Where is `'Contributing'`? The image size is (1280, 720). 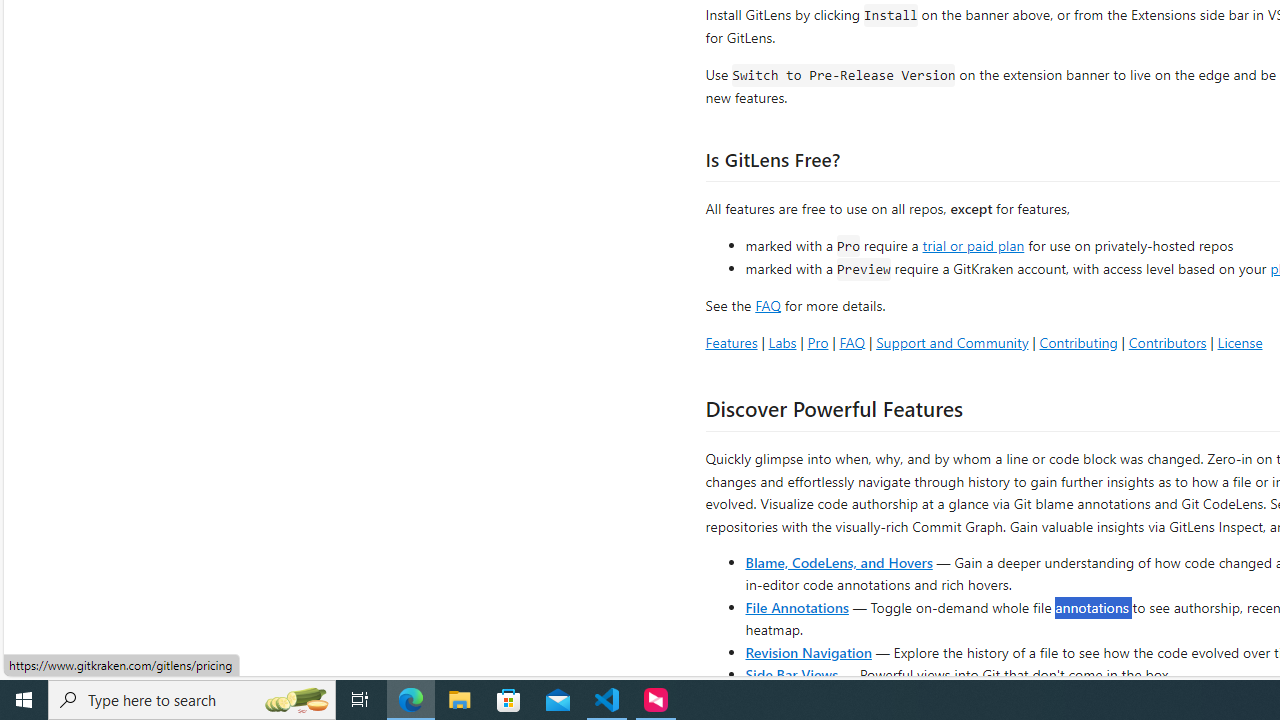 'Contributing' is located at coordinates (1077, 341).